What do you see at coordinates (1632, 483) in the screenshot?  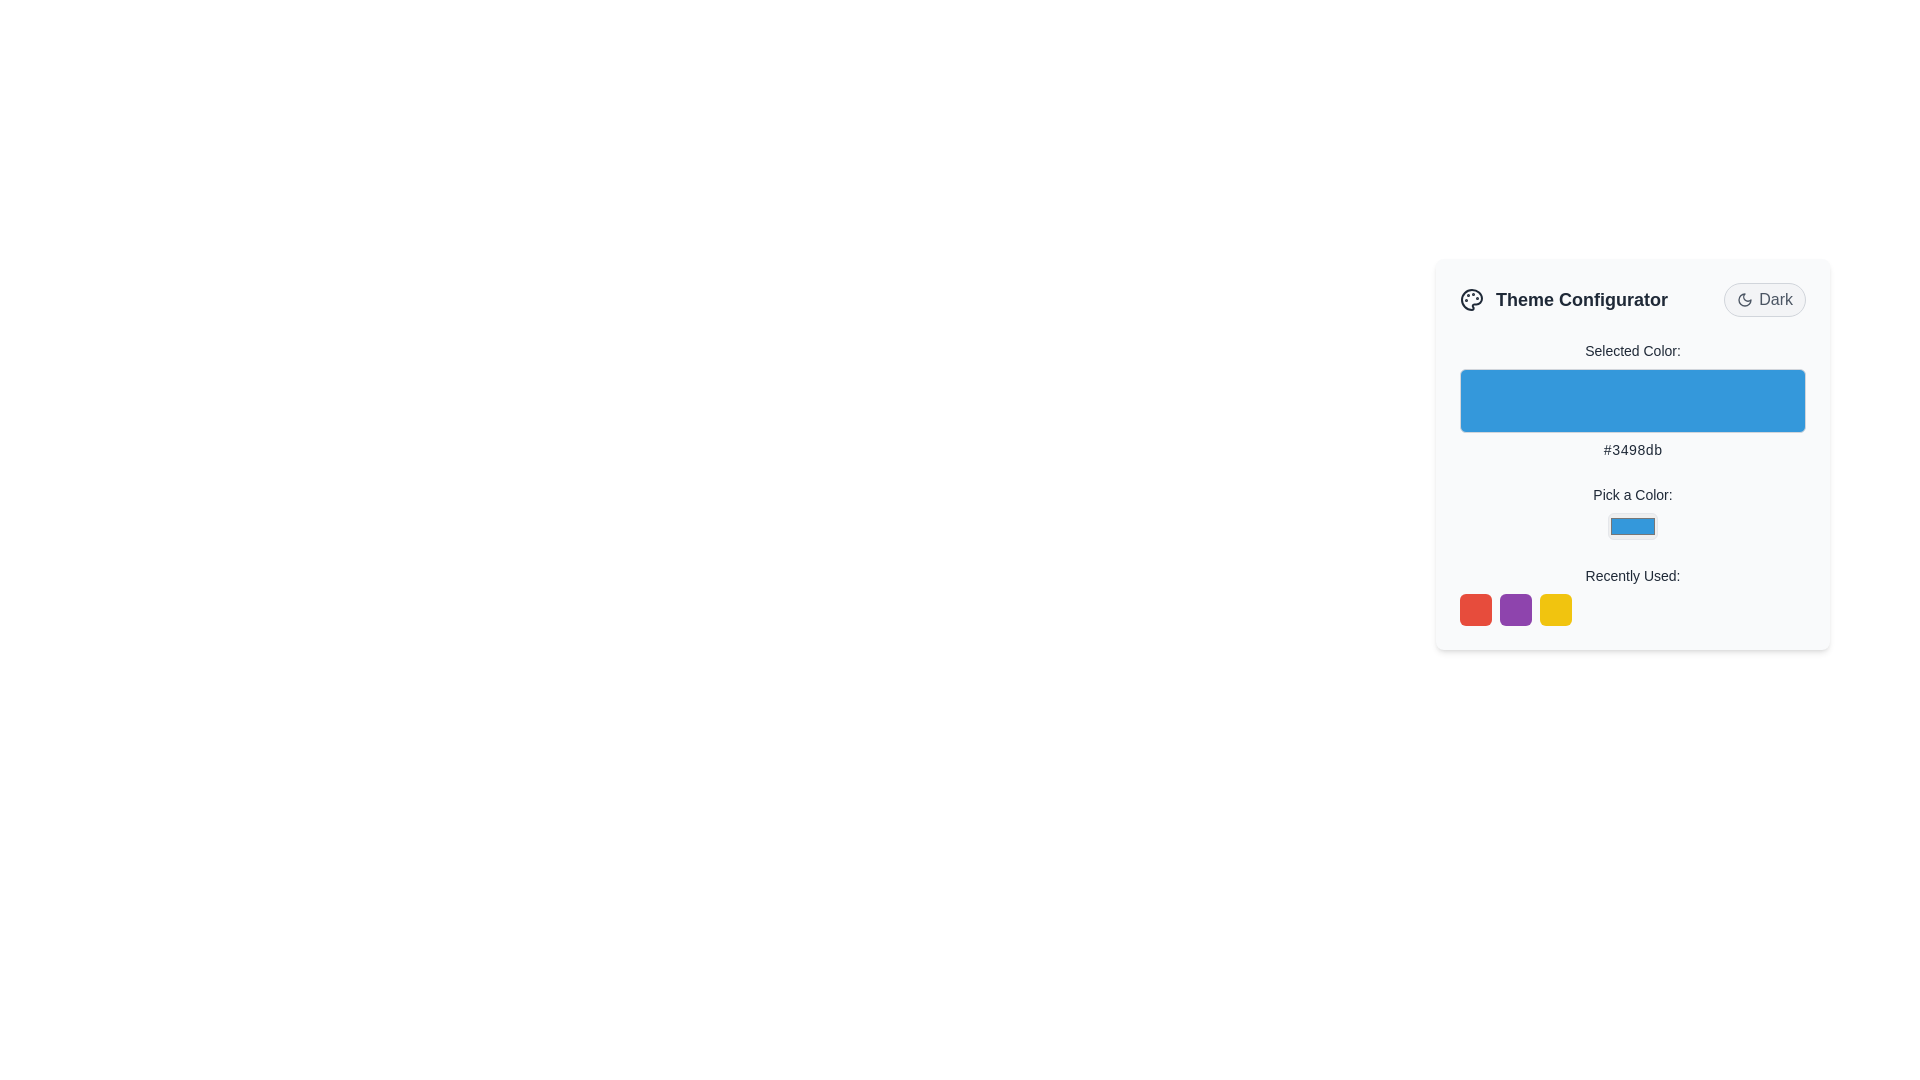 I see `the color picker dropdown menu, which is a rectangular box filled with blue color (#3498db) and has rounded borders with a light gray outline, located below the 'Pick a Color:' label and above the 'Recently Used:' section` at bounding box center [1632, 483].